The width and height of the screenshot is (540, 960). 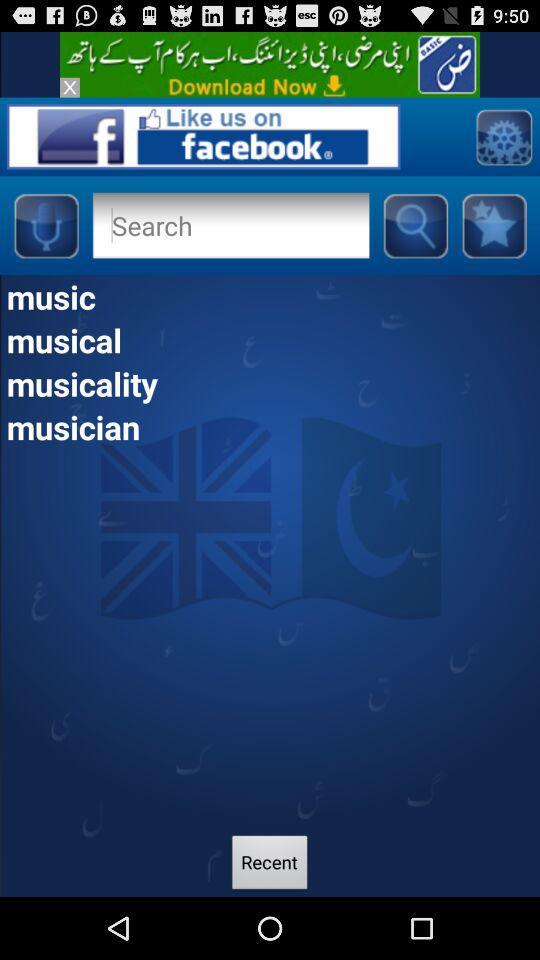 I want to click on open search bar, so click(x=414, y=225).